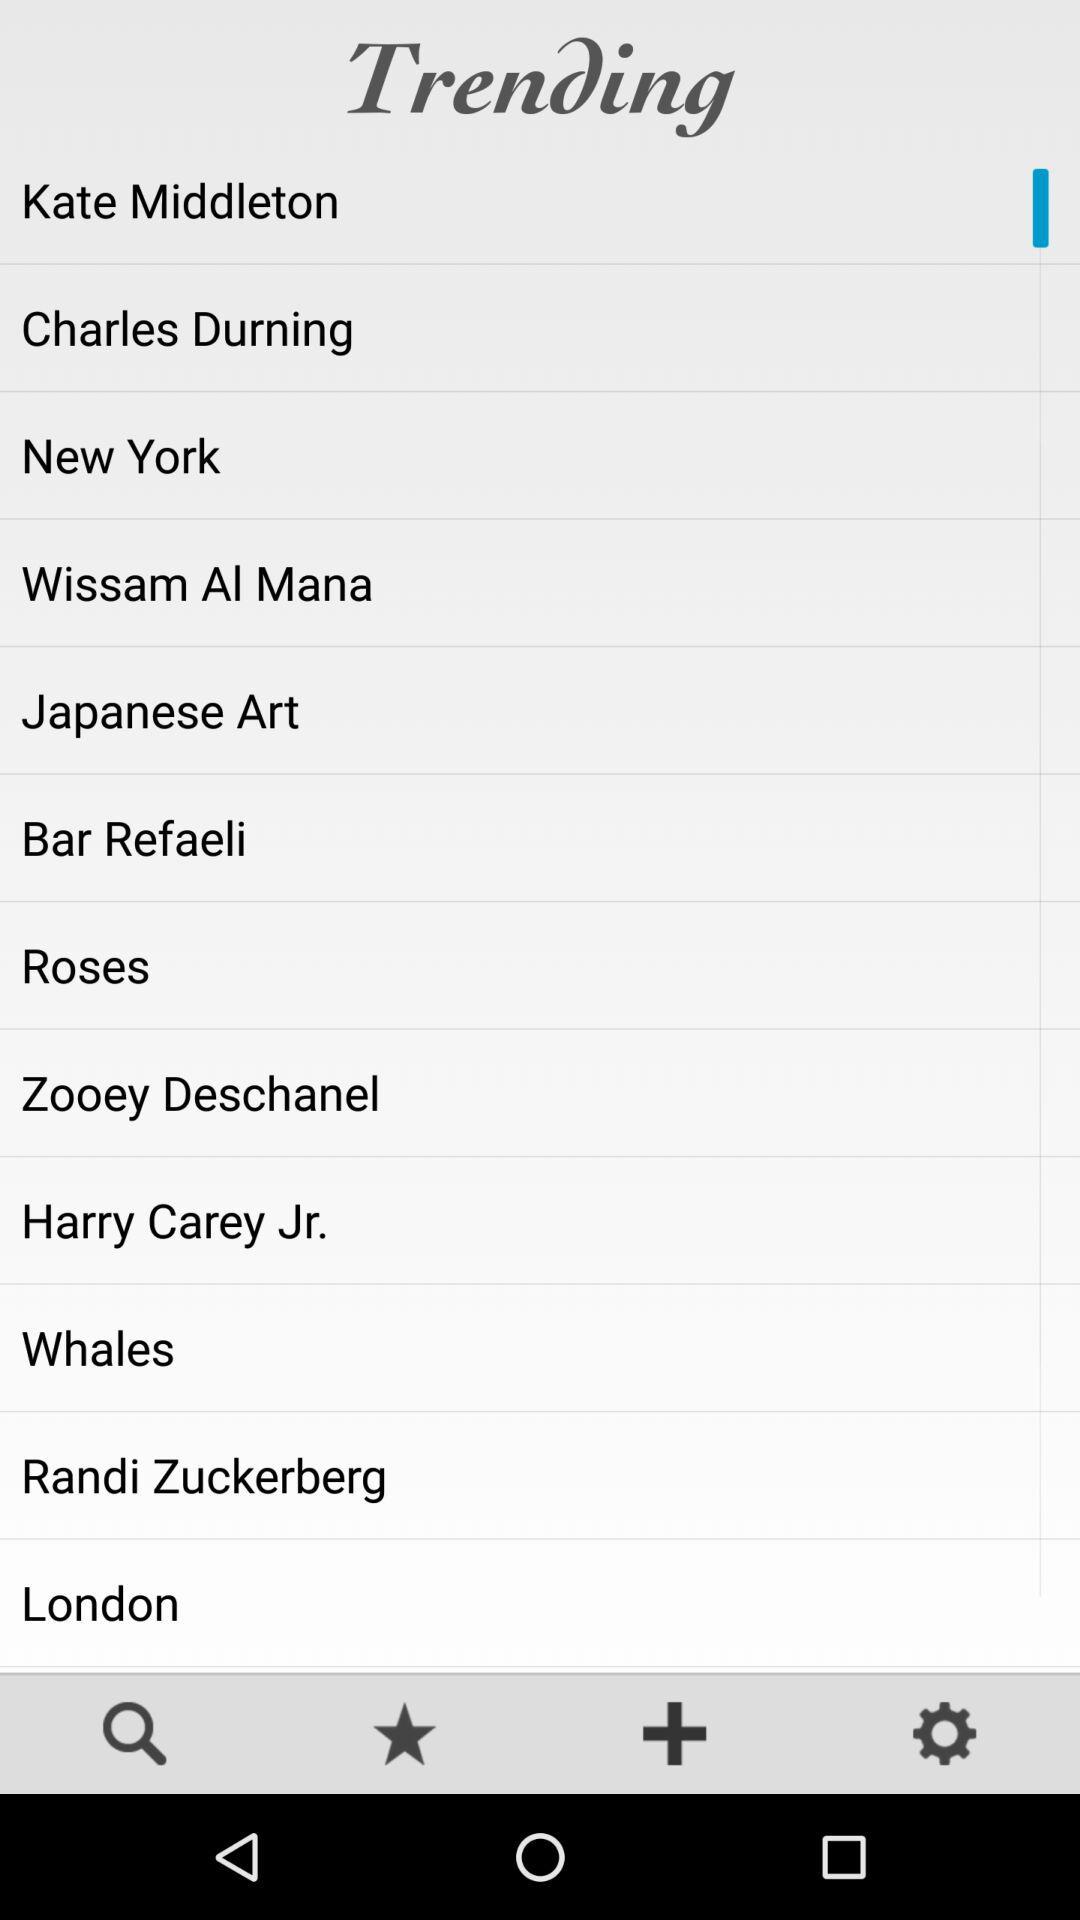  Describe the element at coordinates (540, 1602) in the screenshot. I see `icon above lucy liu item` at that location.